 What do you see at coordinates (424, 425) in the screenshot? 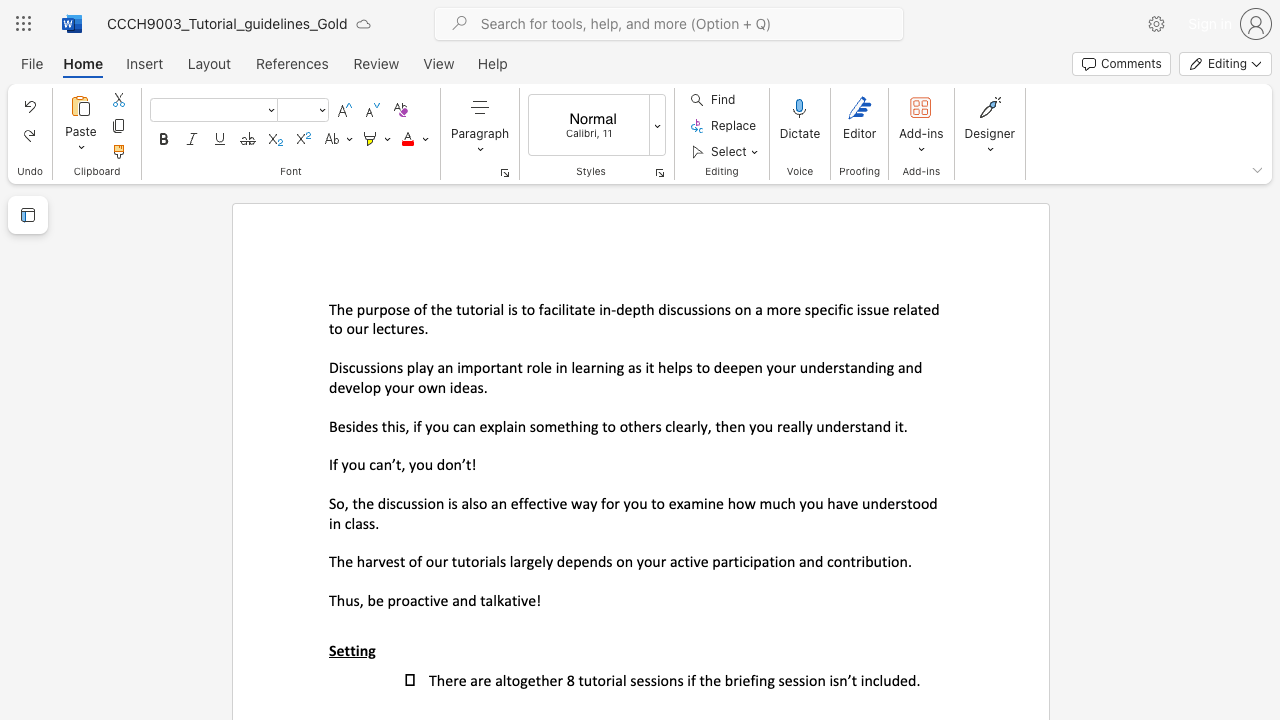
I see `the subset text "you can ex" within the text "Besides this, if you can explain something to others clearly, then you really understand it."` at bounding box center [424, 425].